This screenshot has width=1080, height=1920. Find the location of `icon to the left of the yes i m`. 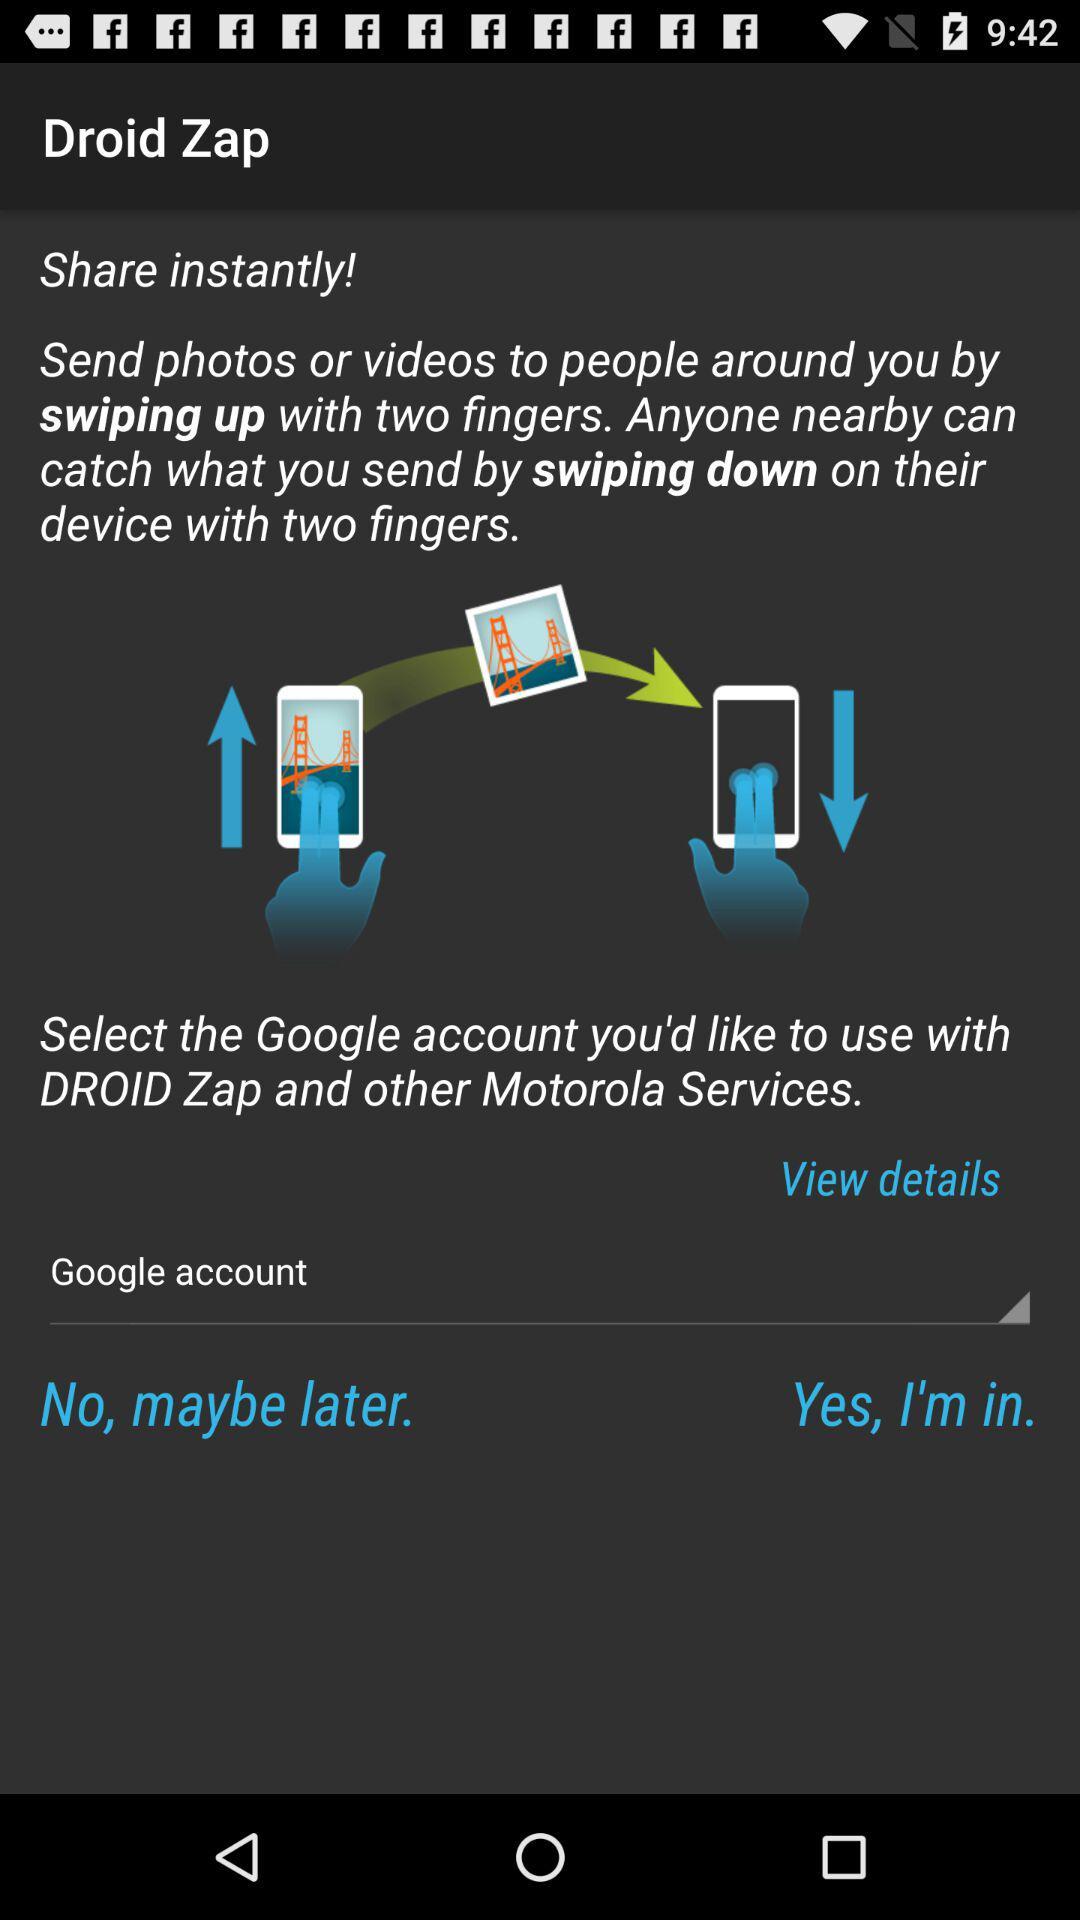

icon to the left of the yes i m is located at coordinates (227, 1400).